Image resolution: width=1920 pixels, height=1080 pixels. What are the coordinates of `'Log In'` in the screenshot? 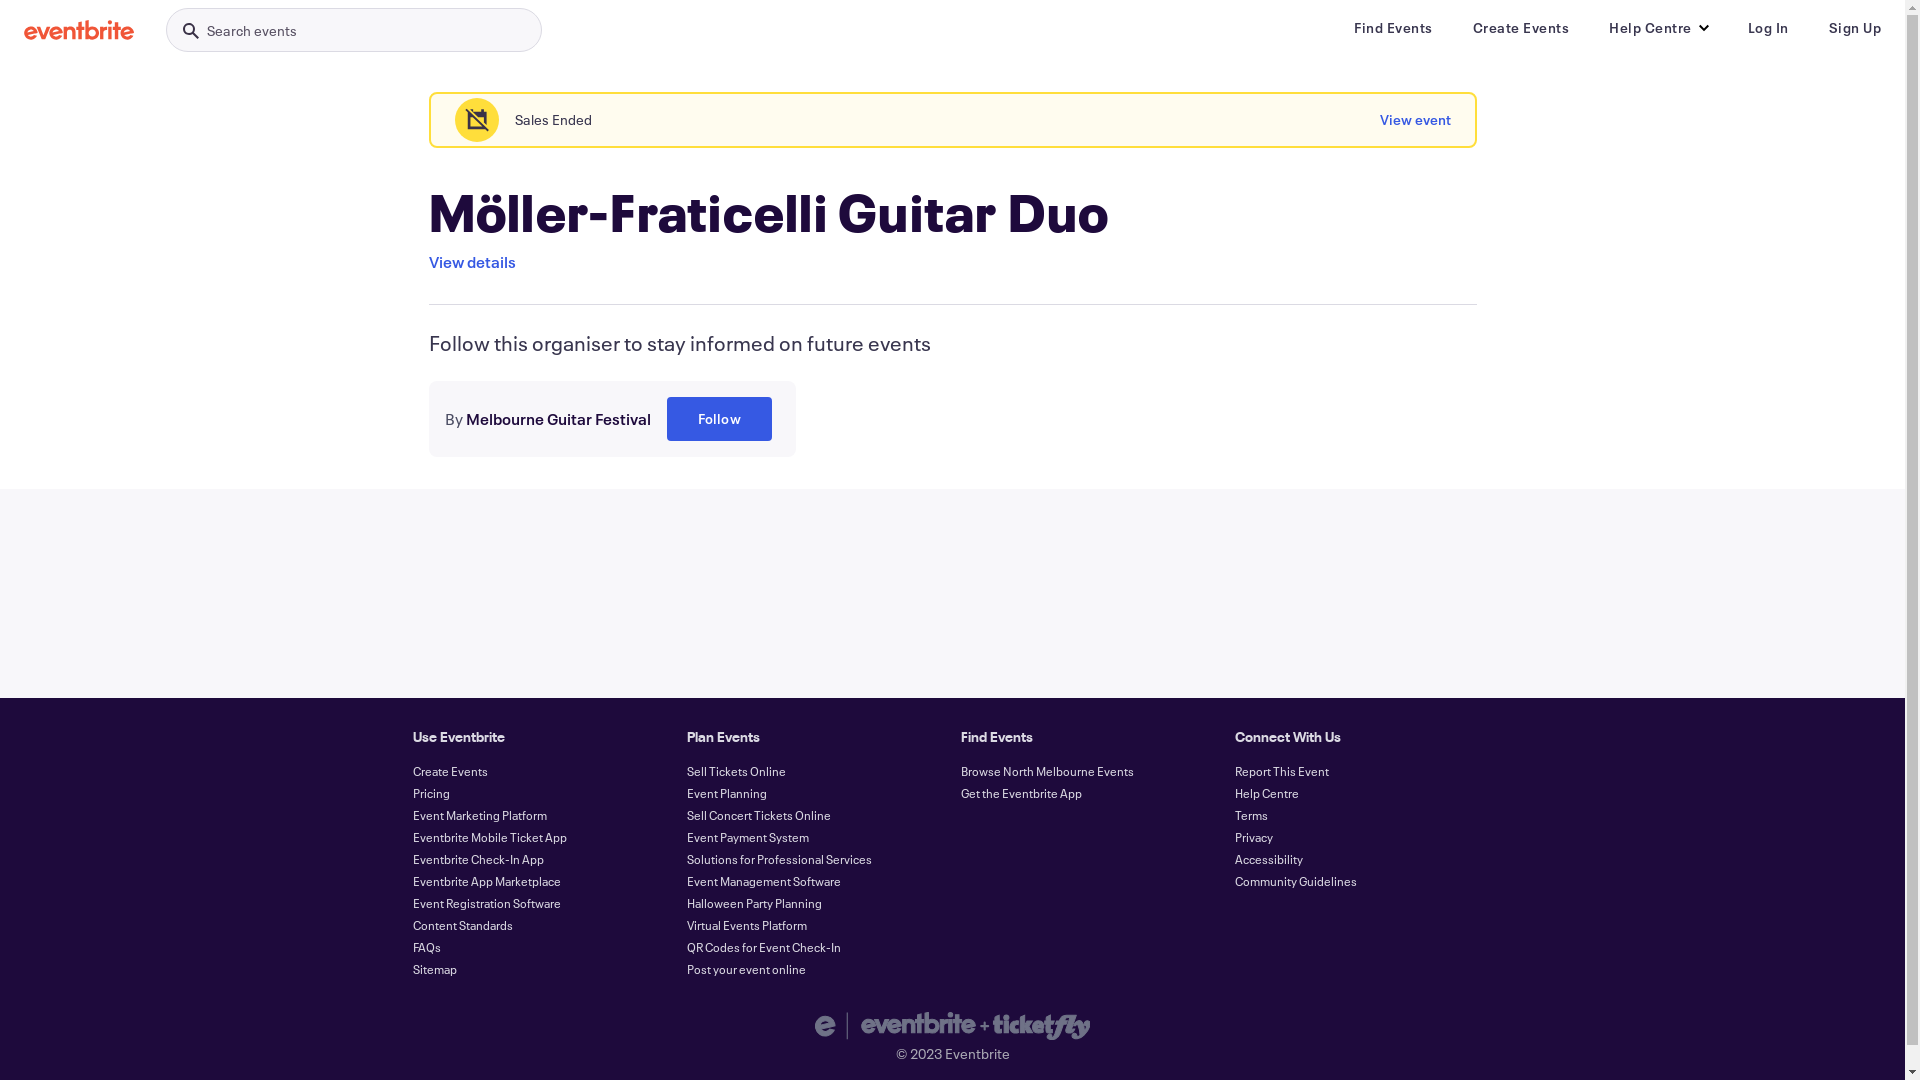 It's located at (1768, 27).